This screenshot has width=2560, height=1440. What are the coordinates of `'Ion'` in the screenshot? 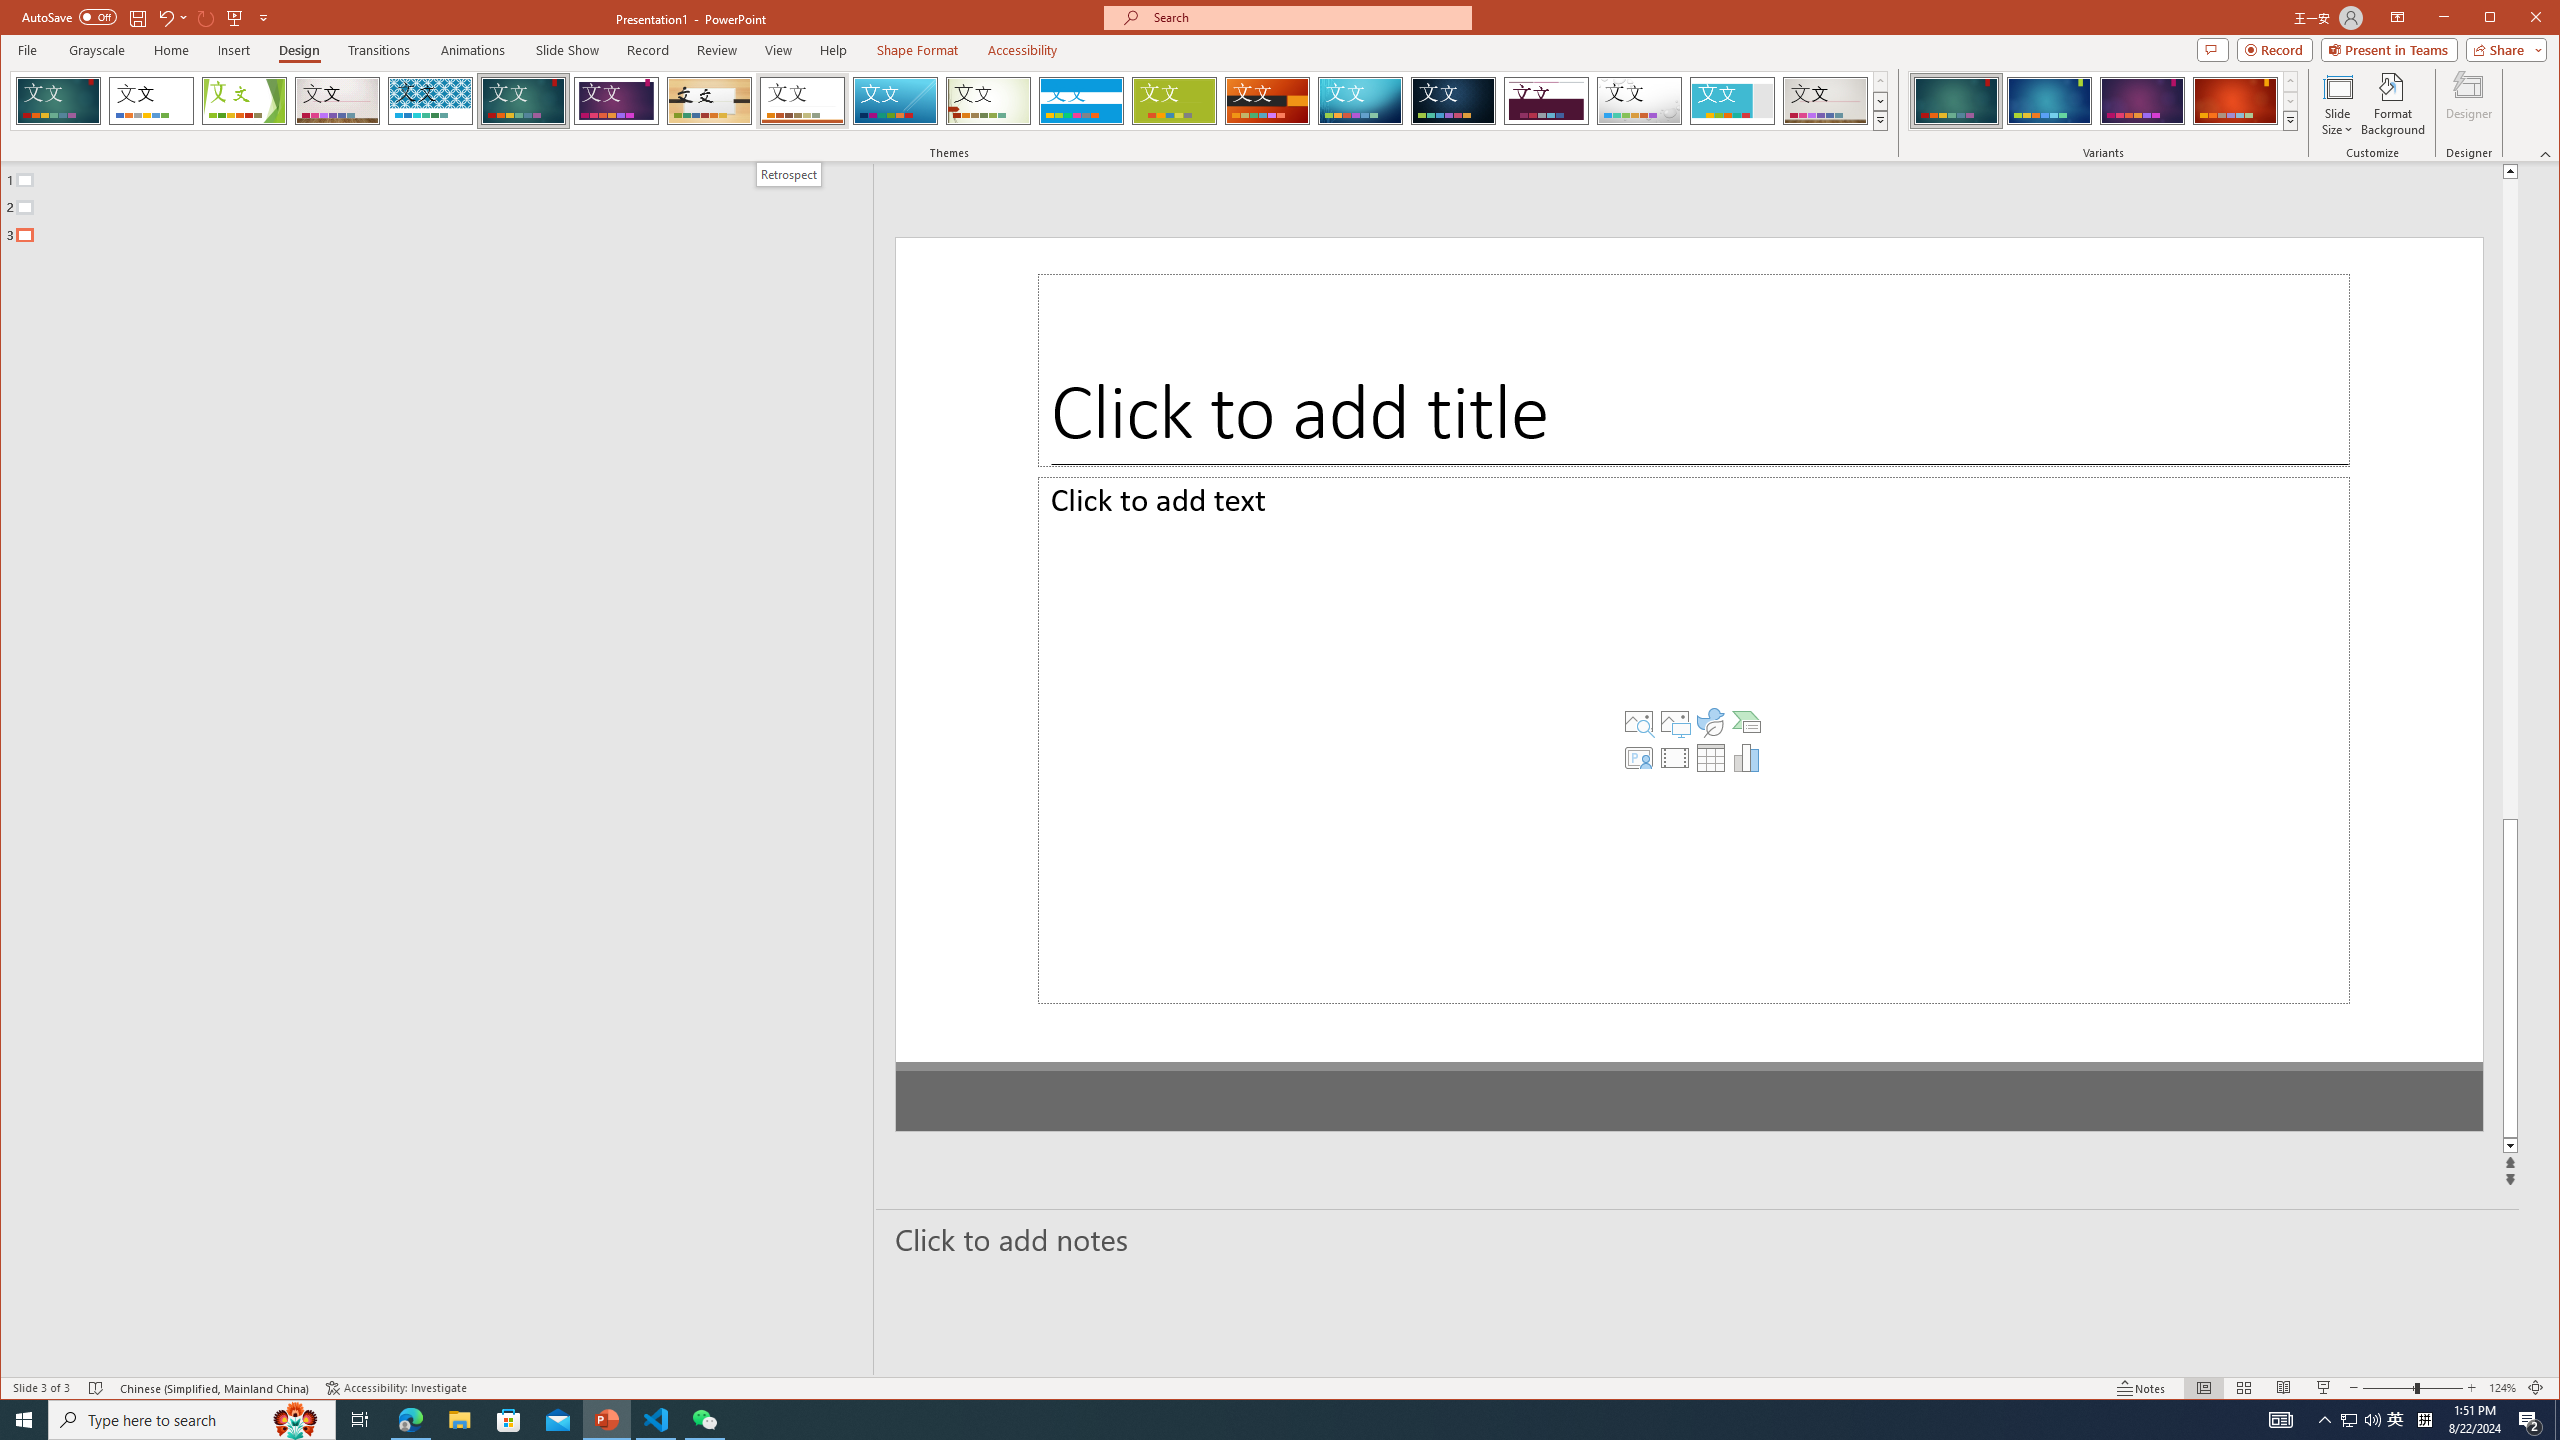 It's located at (522, 100).